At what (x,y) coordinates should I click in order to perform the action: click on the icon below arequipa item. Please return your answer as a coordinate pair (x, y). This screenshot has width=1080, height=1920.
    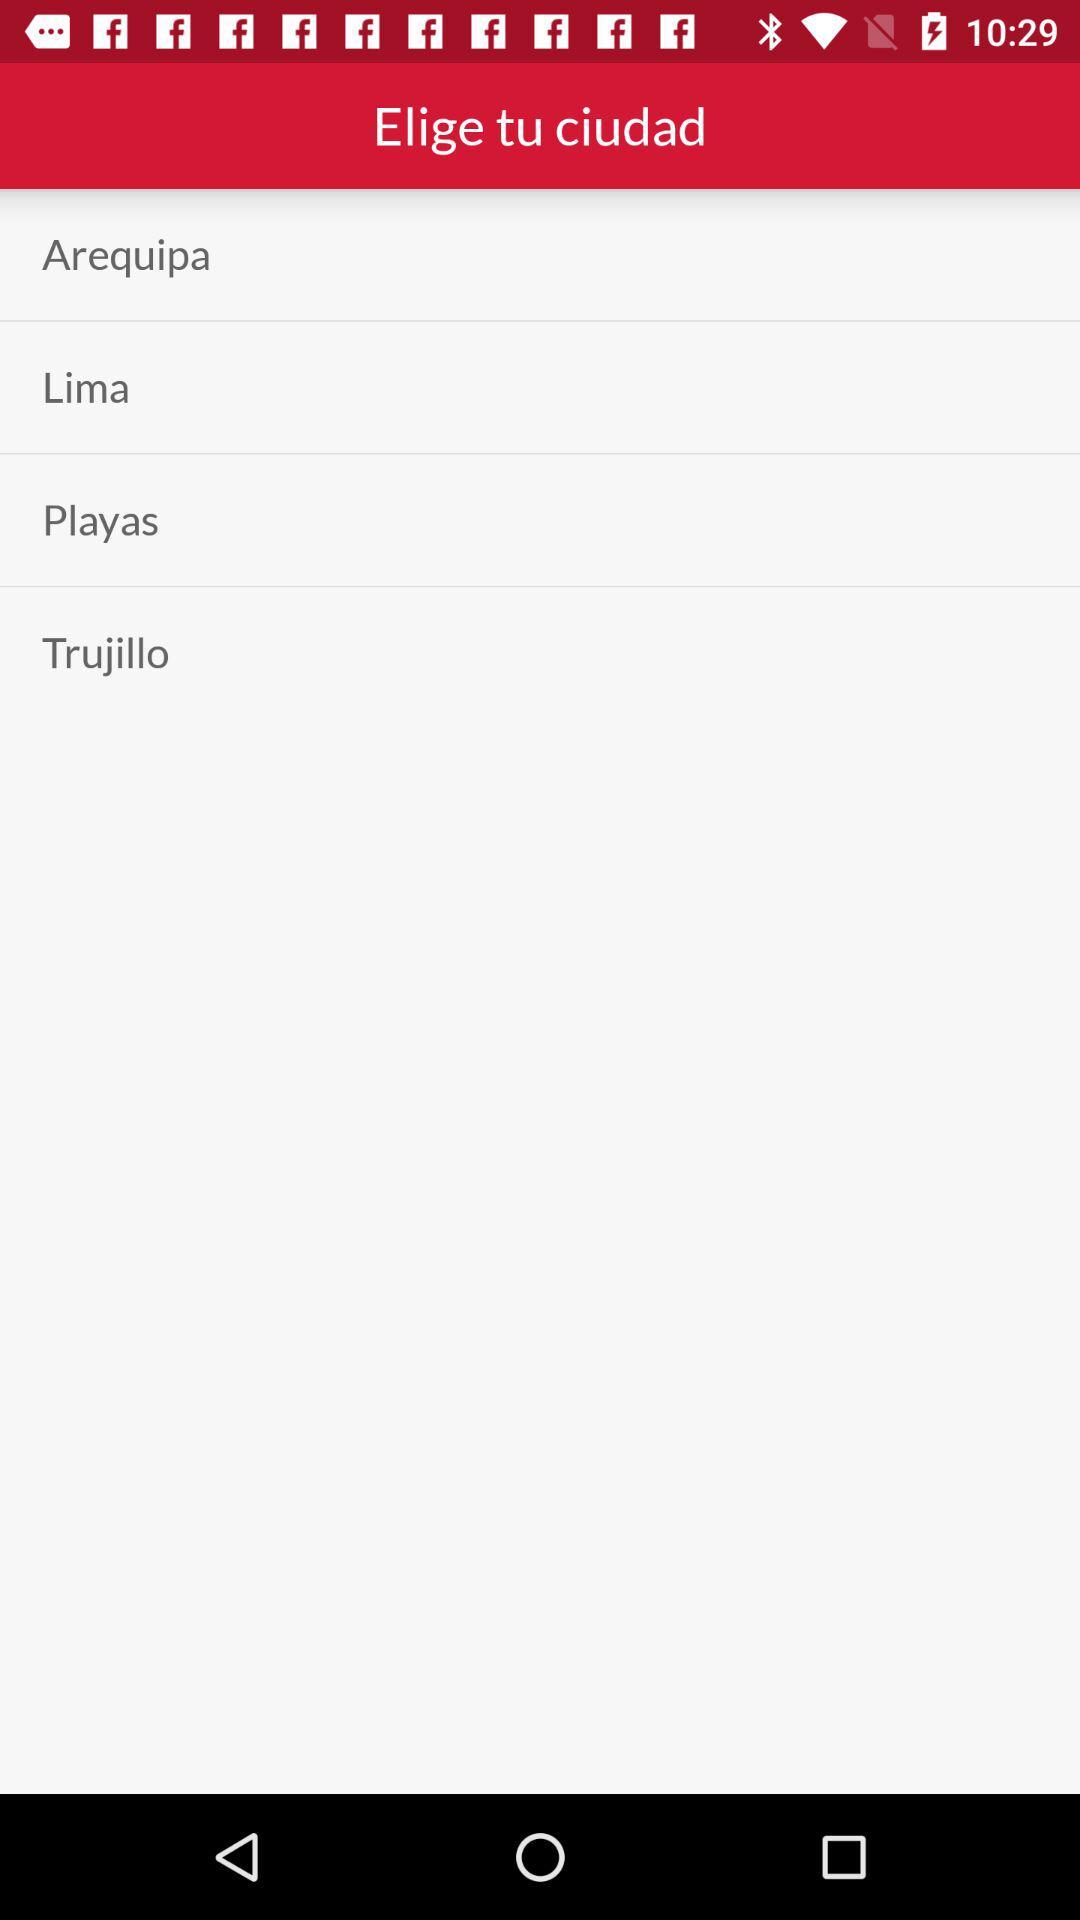
    Looking at the image, I should click on (84, 387).